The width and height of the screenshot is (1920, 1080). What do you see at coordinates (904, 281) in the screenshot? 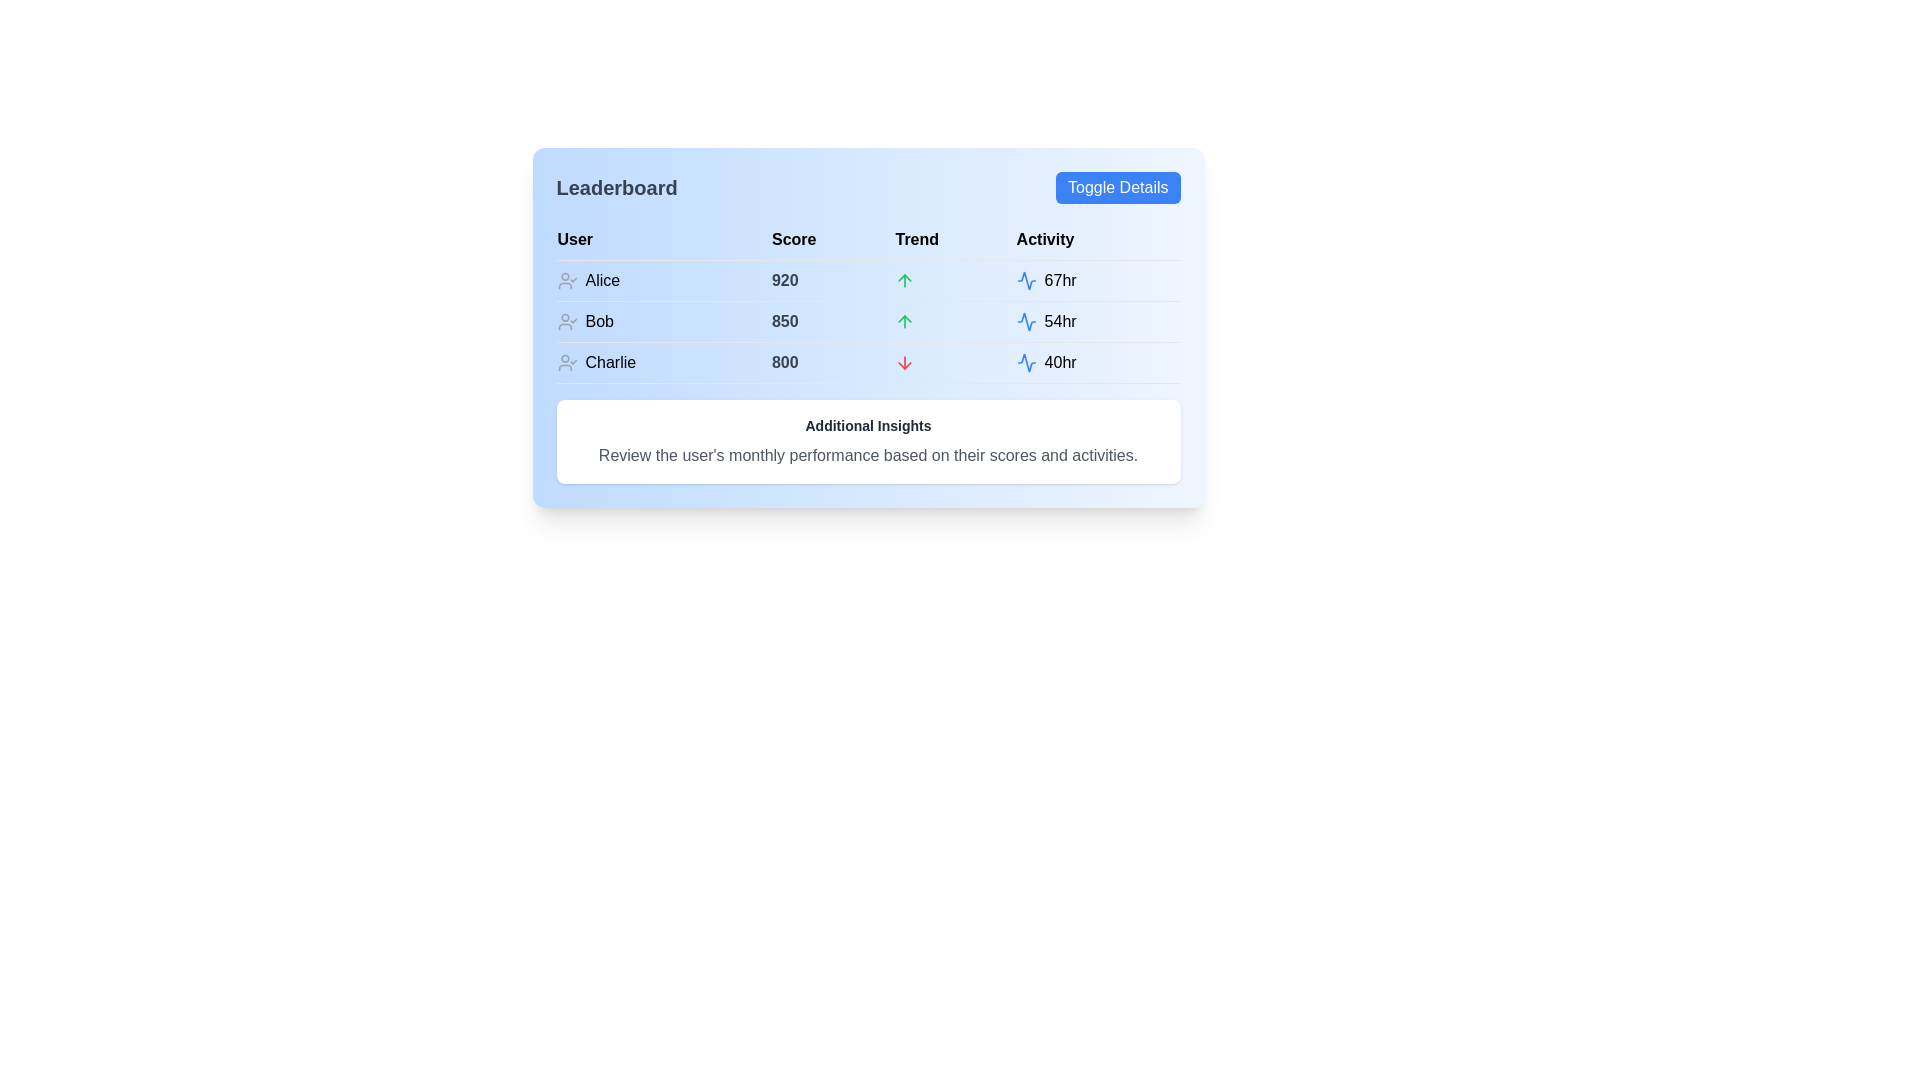
I see `the green upward arrow icon representing the trend for user 'Alice' in the leaderboard's 'Trend' column` at bounding box center [904, 281].